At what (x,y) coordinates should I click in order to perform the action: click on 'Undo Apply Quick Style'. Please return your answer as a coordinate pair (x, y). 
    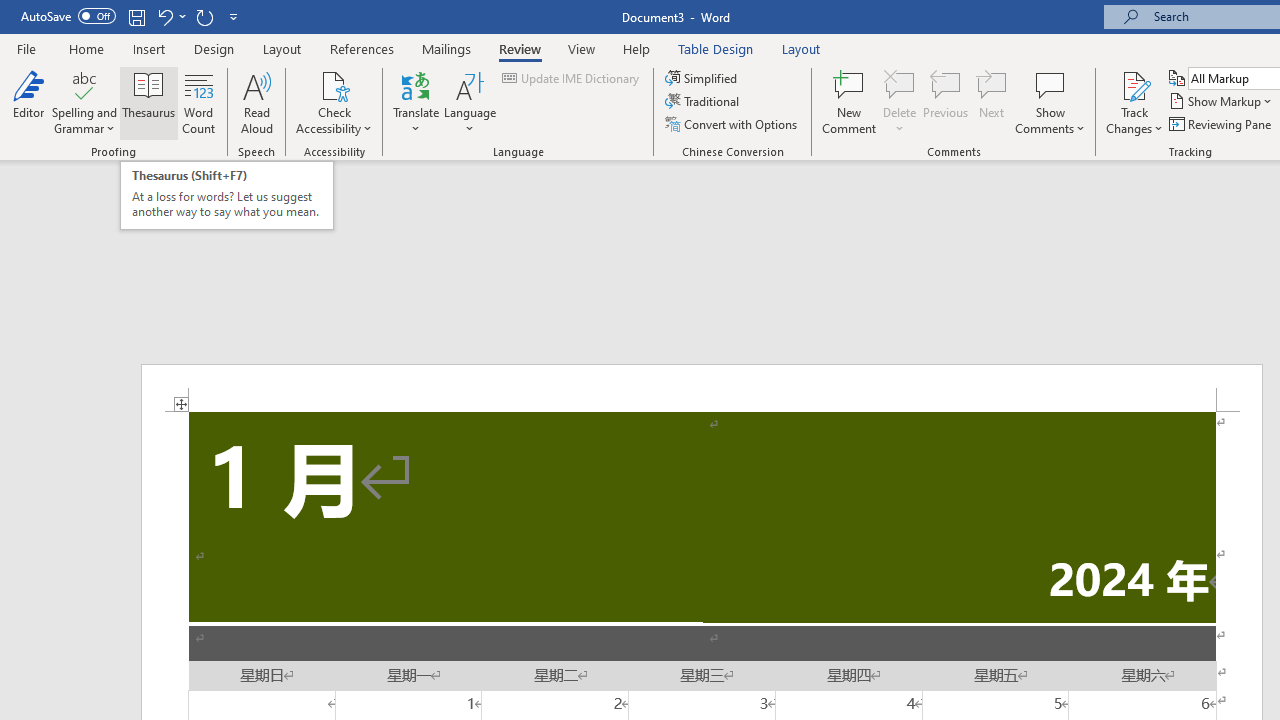
    Looking at the image, I should click on (164, 16).